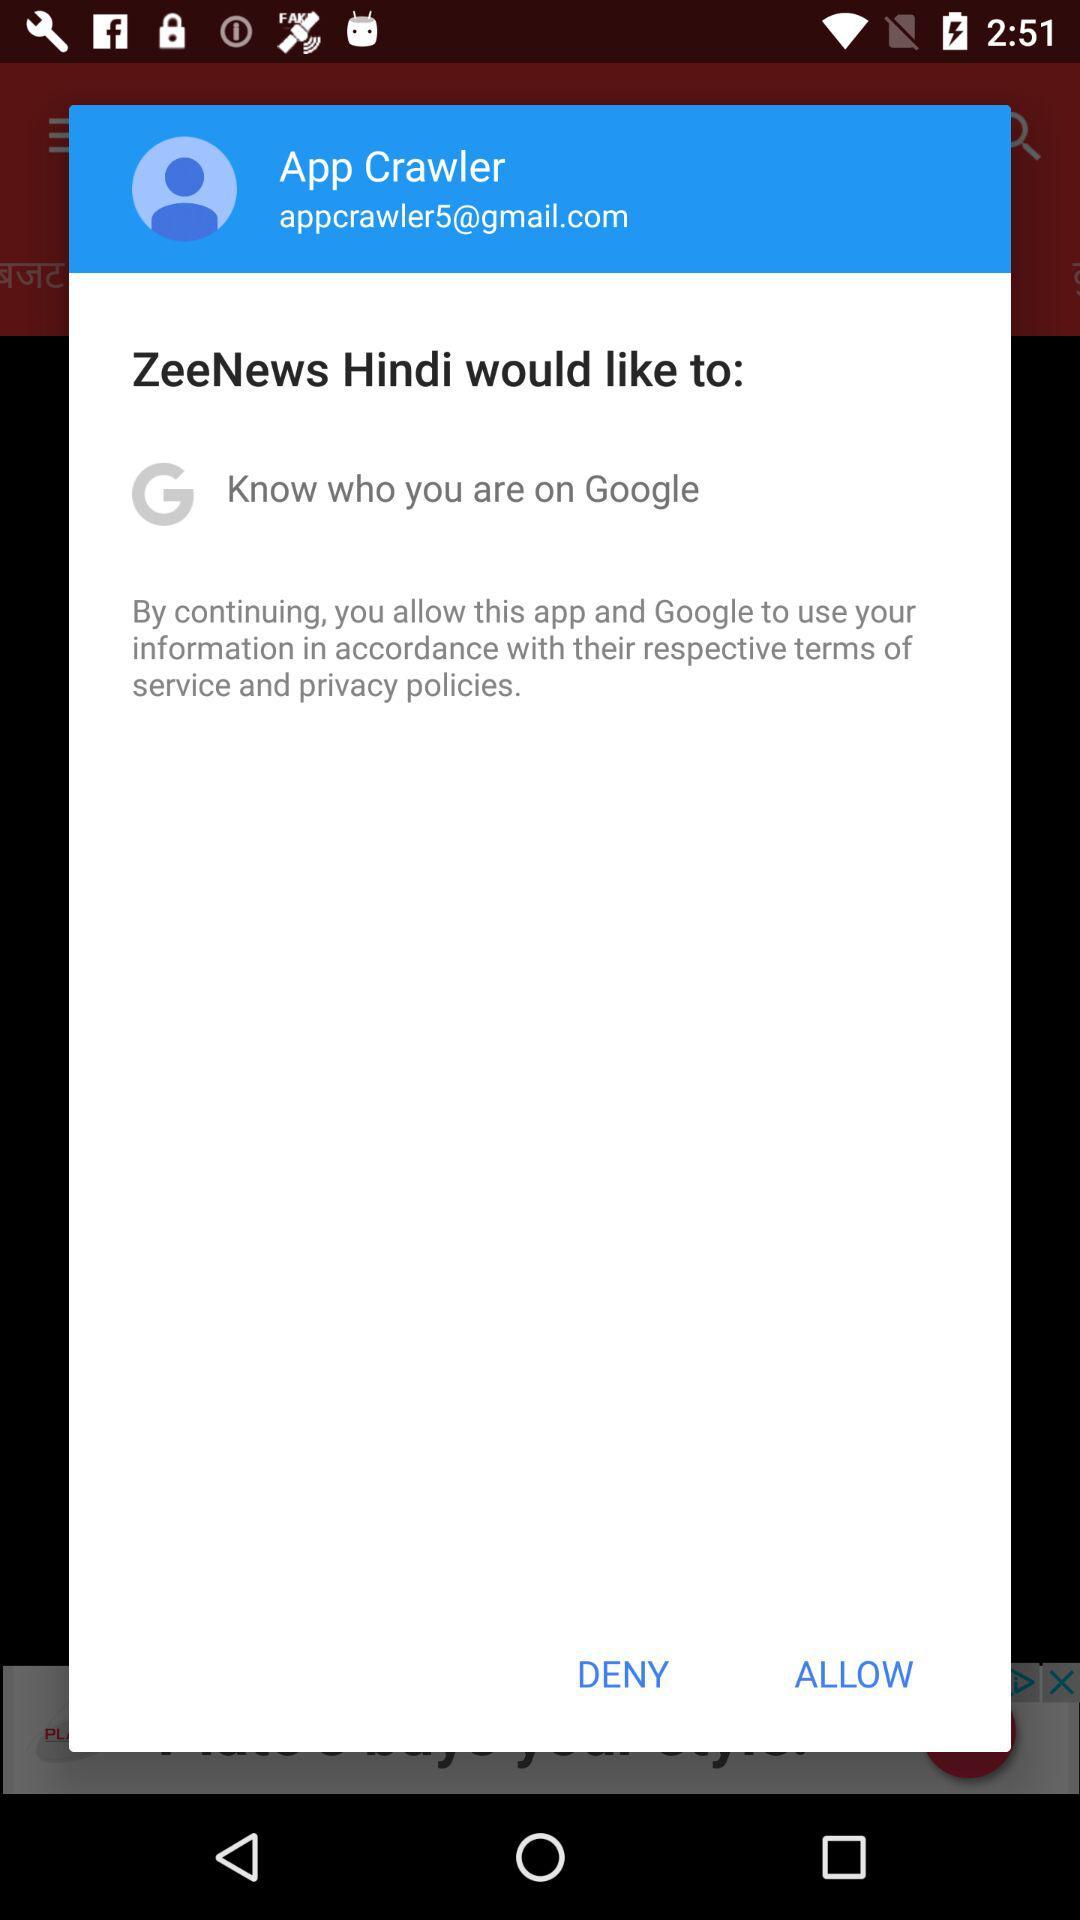 Image resolution: width=1080 pixels, height=1920 pixels. Describe the element at coordinates (463, 487) in the screenshot. I see `know who you` at that location.